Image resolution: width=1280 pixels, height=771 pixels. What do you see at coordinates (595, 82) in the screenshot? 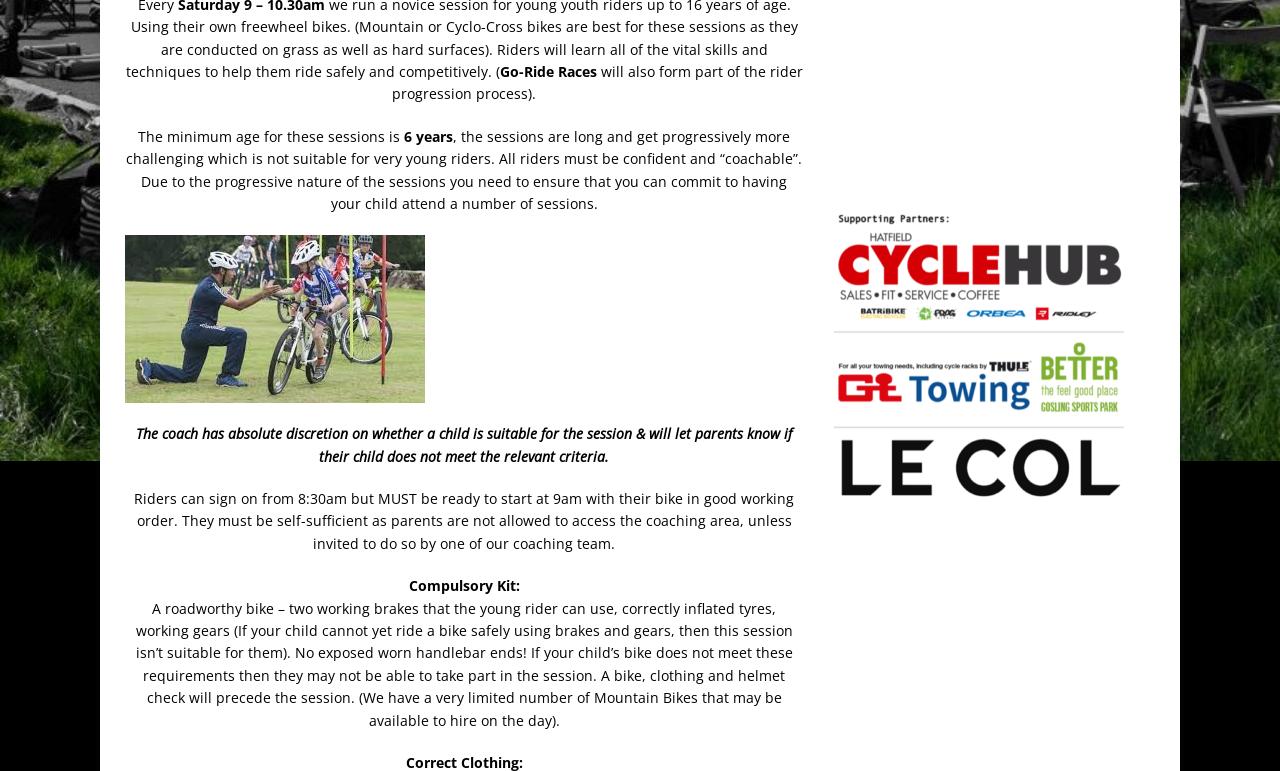
I see `'will also form part of the rider progression process).'` at bounding box center [595, 82].